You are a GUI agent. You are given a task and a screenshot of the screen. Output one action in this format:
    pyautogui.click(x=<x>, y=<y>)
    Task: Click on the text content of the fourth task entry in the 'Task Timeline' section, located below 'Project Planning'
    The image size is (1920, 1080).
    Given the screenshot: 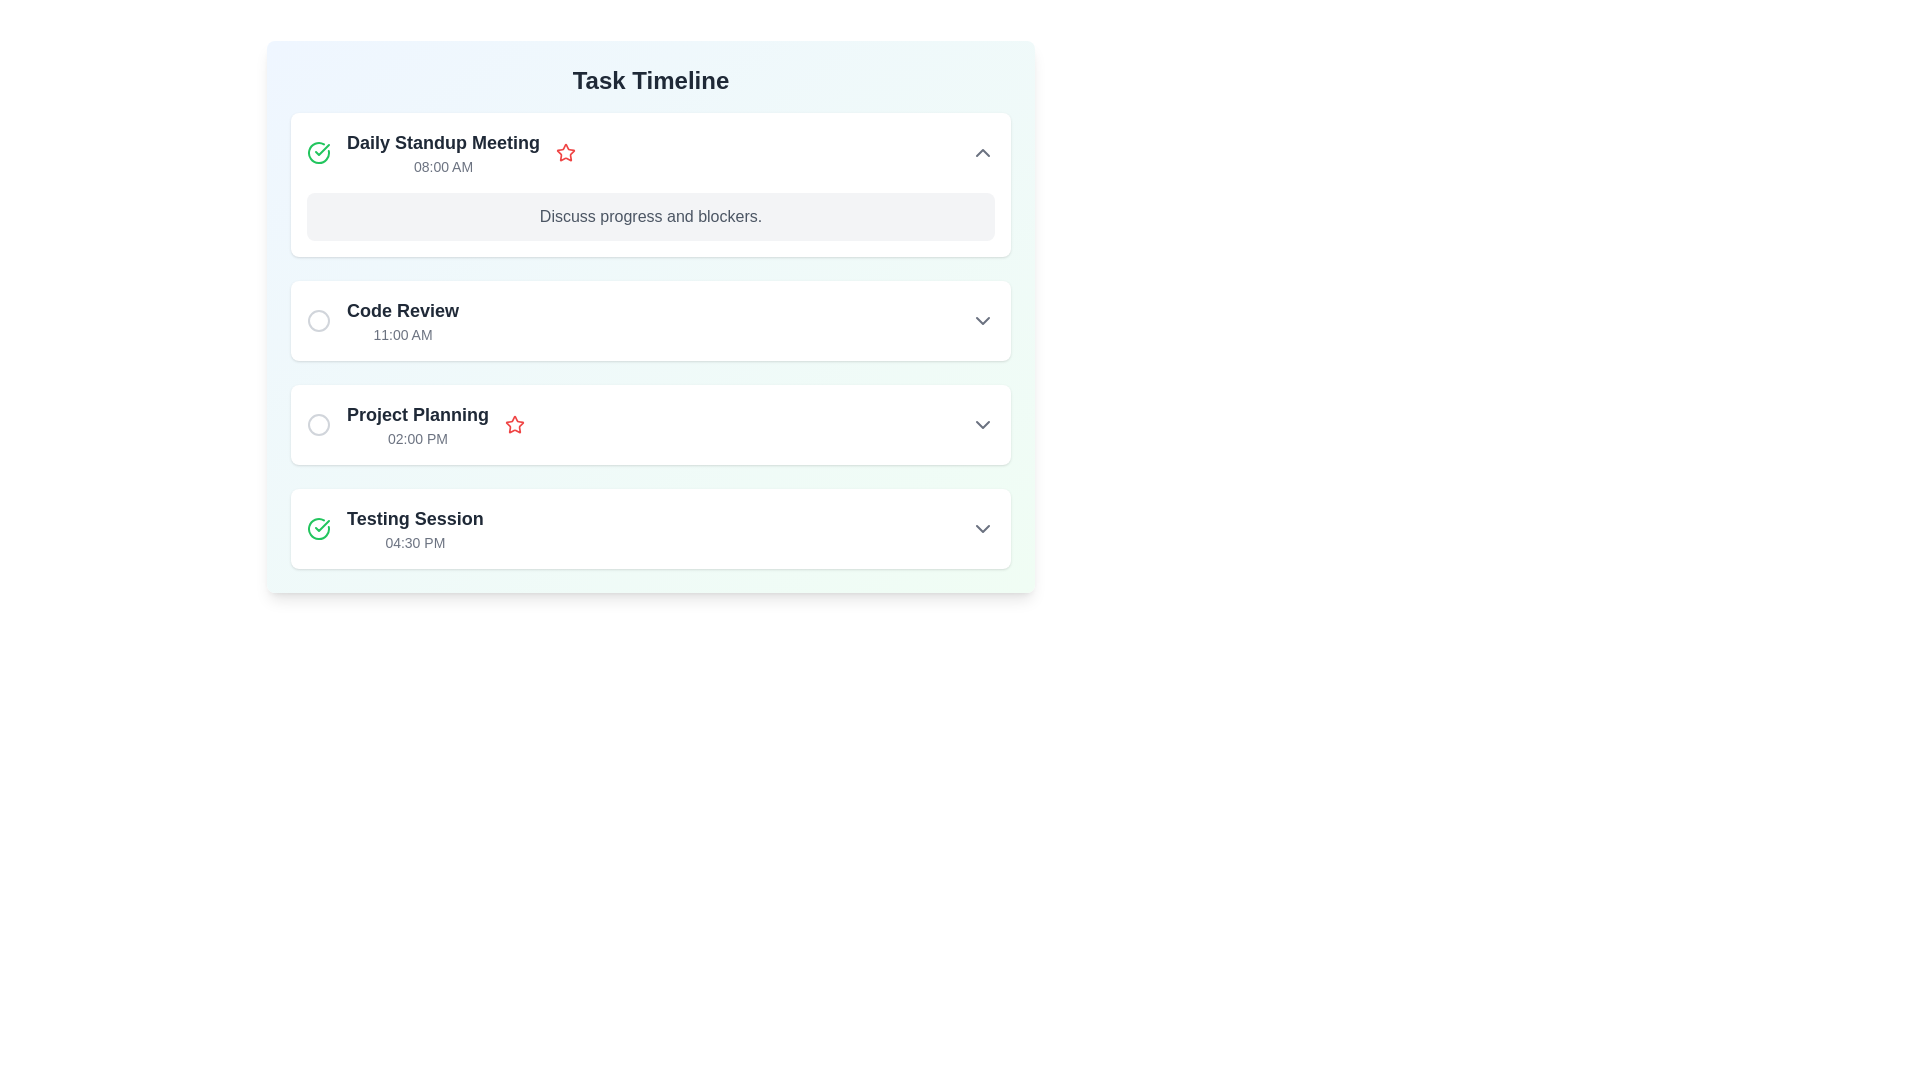 What is the action you would take?
    pyautogui.click(x=414, y=527)
    